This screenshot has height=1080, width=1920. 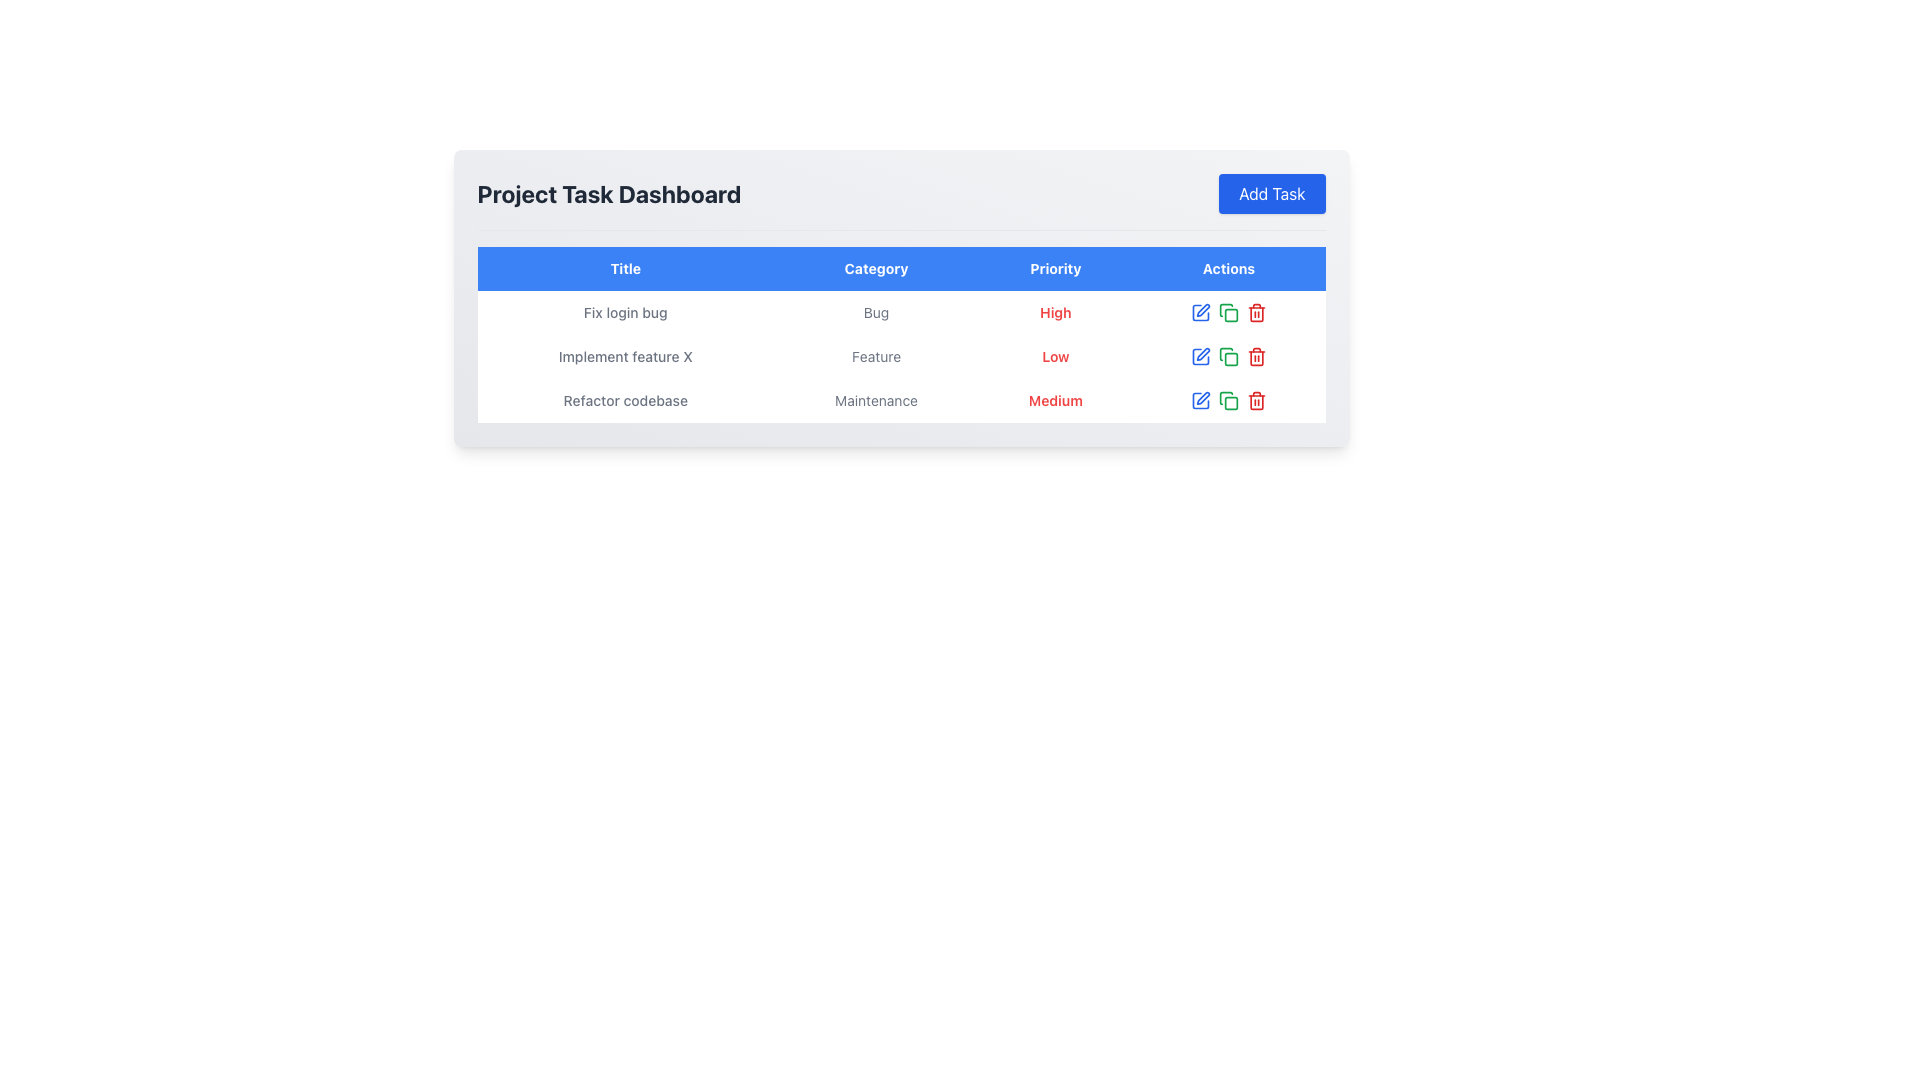 I want to click on the small blue edit button, represented as a pencil icon, located in the actions column of the first row in the table to initiate an edit action, so click(x=1200, y=312).